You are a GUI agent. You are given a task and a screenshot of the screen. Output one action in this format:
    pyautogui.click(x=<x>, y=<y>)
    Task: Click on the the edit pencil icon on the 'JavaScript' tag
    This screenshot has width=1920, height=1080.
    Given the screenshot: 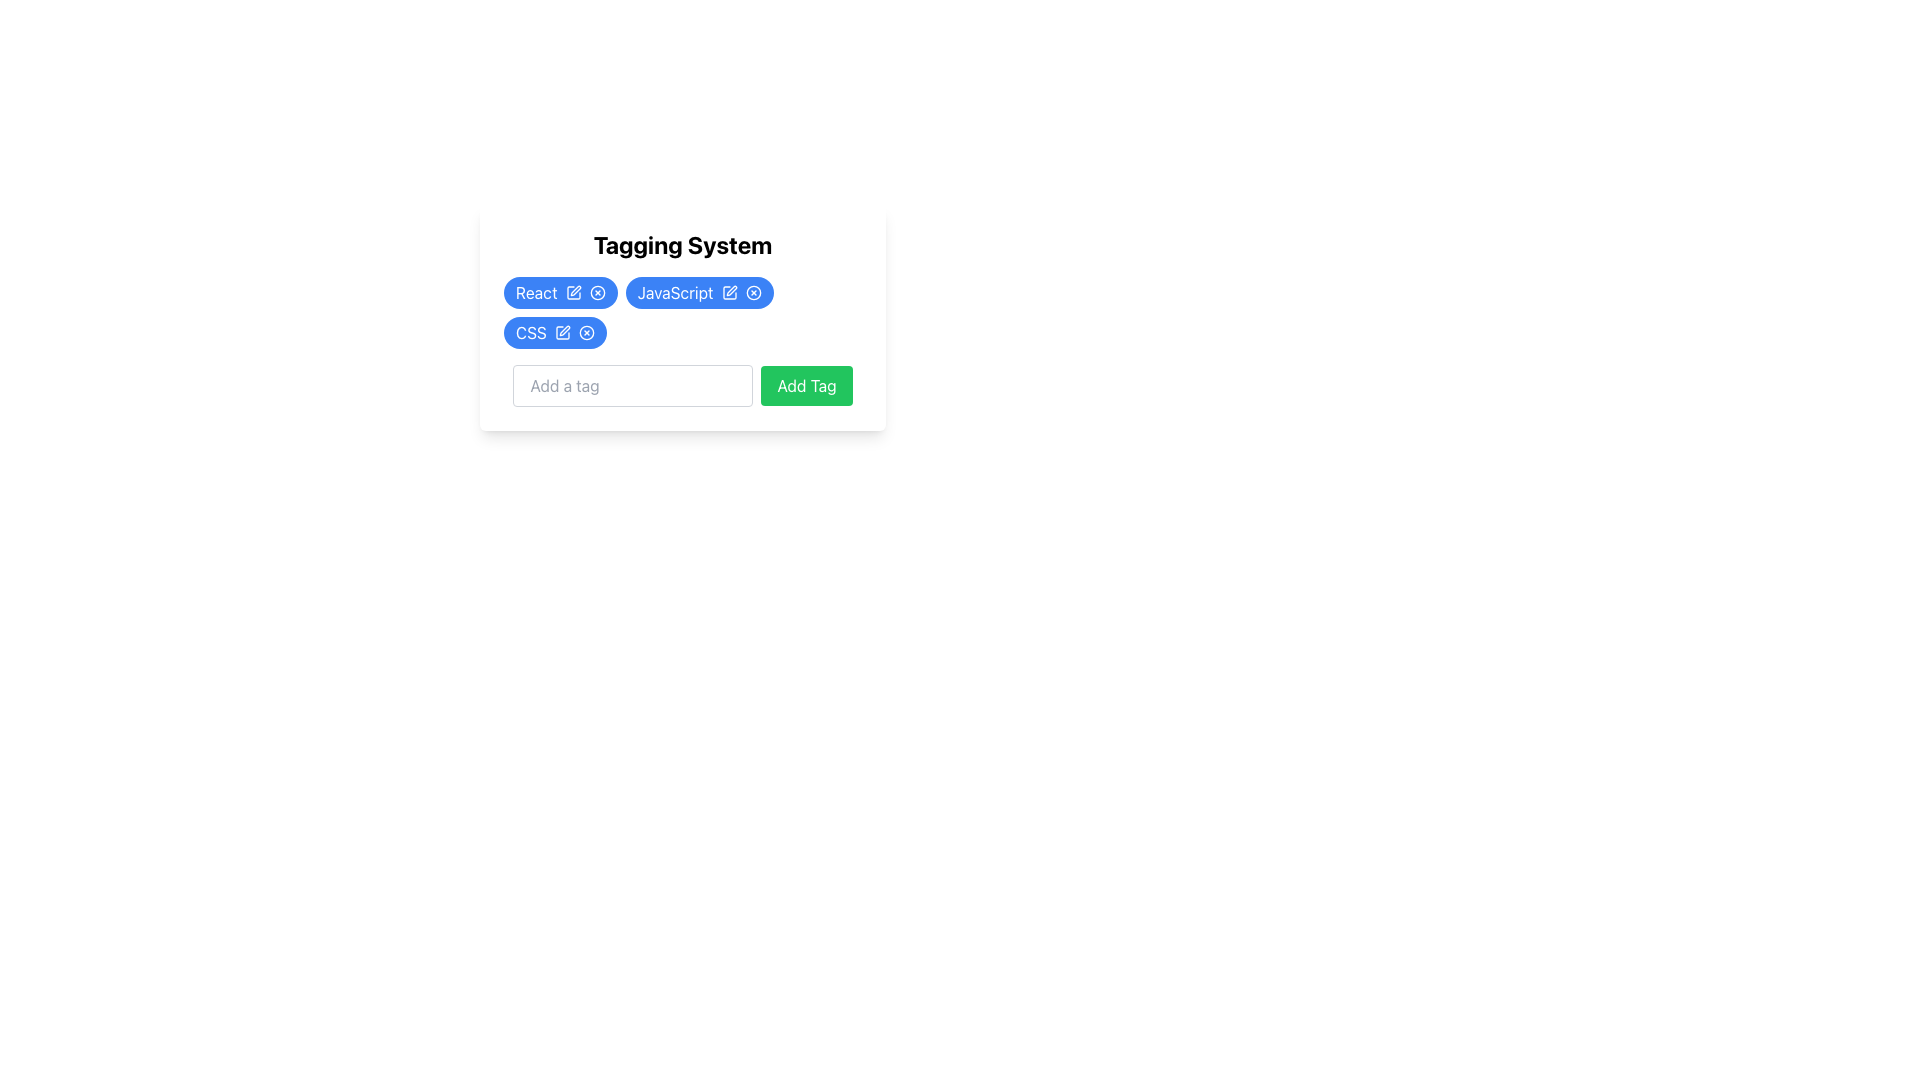 What is the action you would take?
    pyautogui.click(x=699, y=293)
    